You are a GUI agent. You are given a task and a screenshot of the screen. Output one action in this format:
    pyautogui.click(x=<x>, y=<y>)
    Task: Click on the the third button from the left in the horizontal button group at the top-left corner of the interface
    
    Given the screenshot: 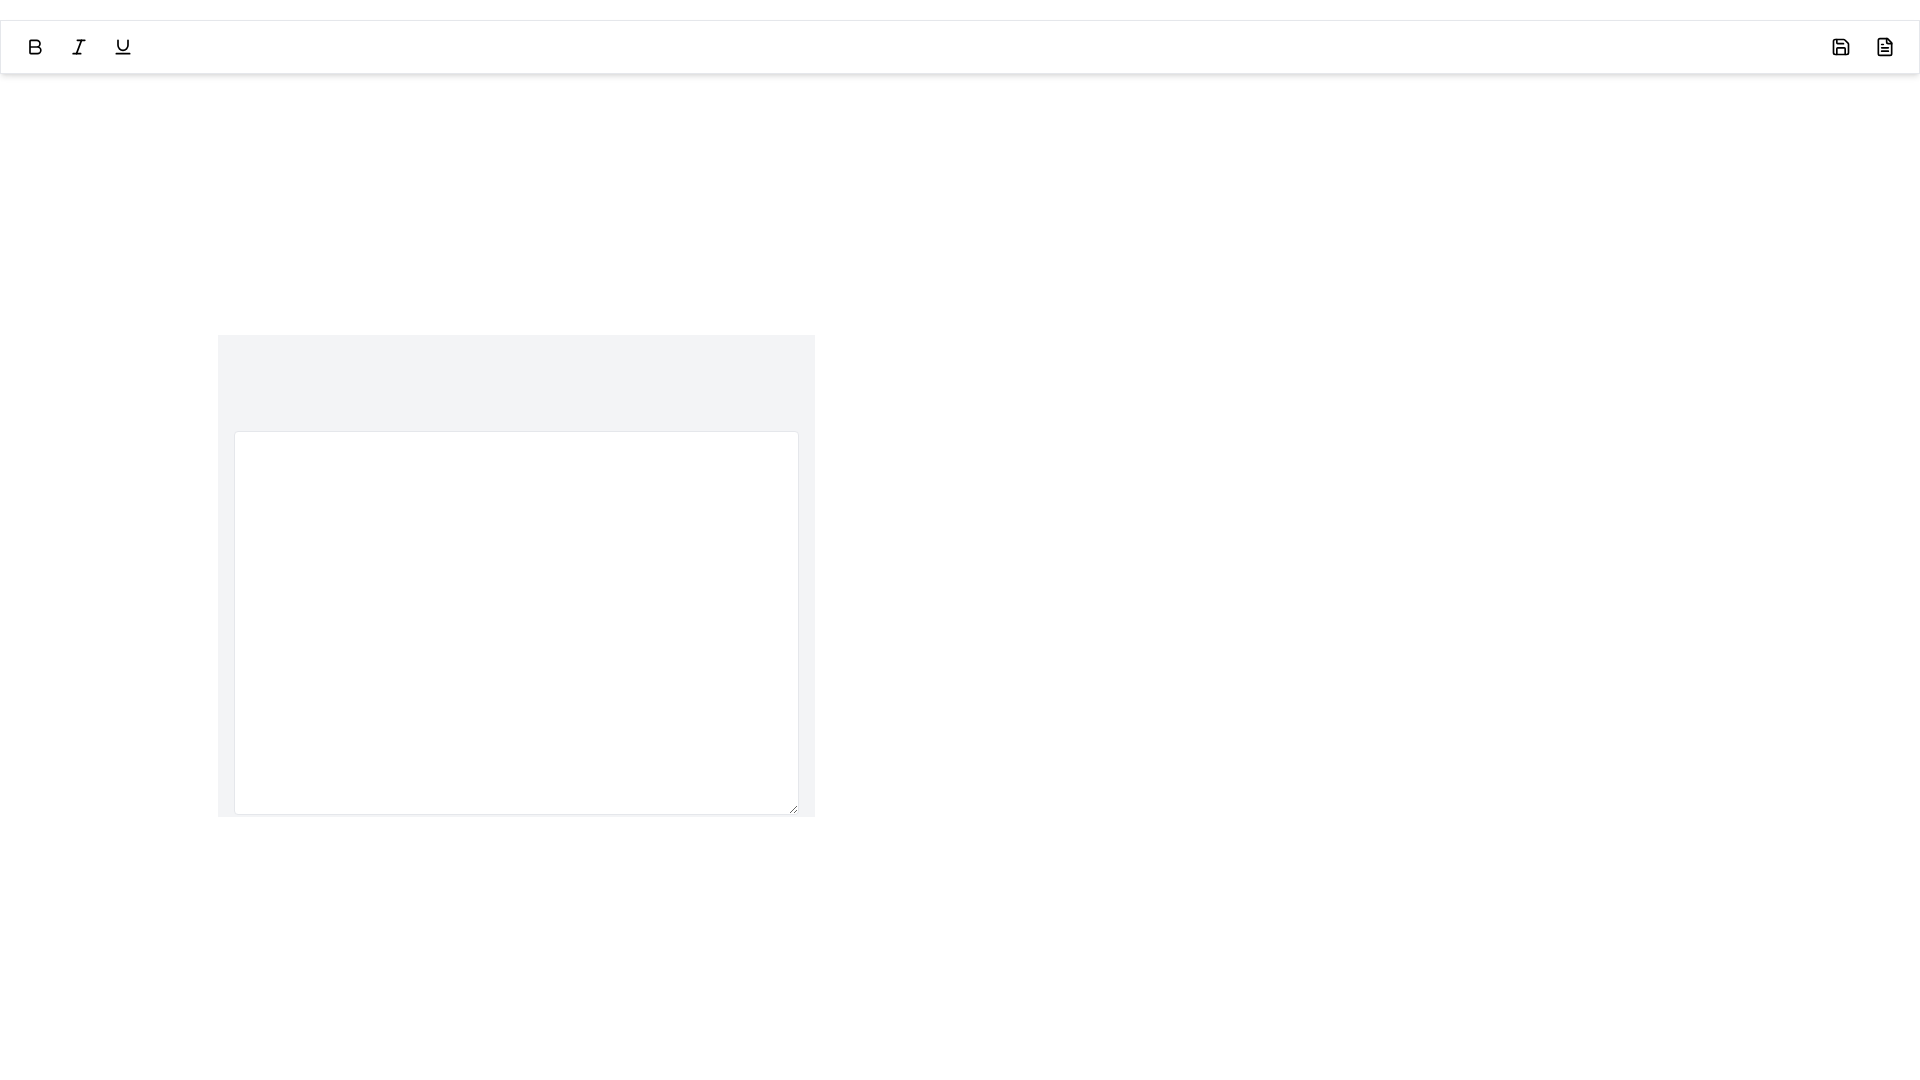 What is the action you would take?
    pyautogui.click(x=122, y=45)
    